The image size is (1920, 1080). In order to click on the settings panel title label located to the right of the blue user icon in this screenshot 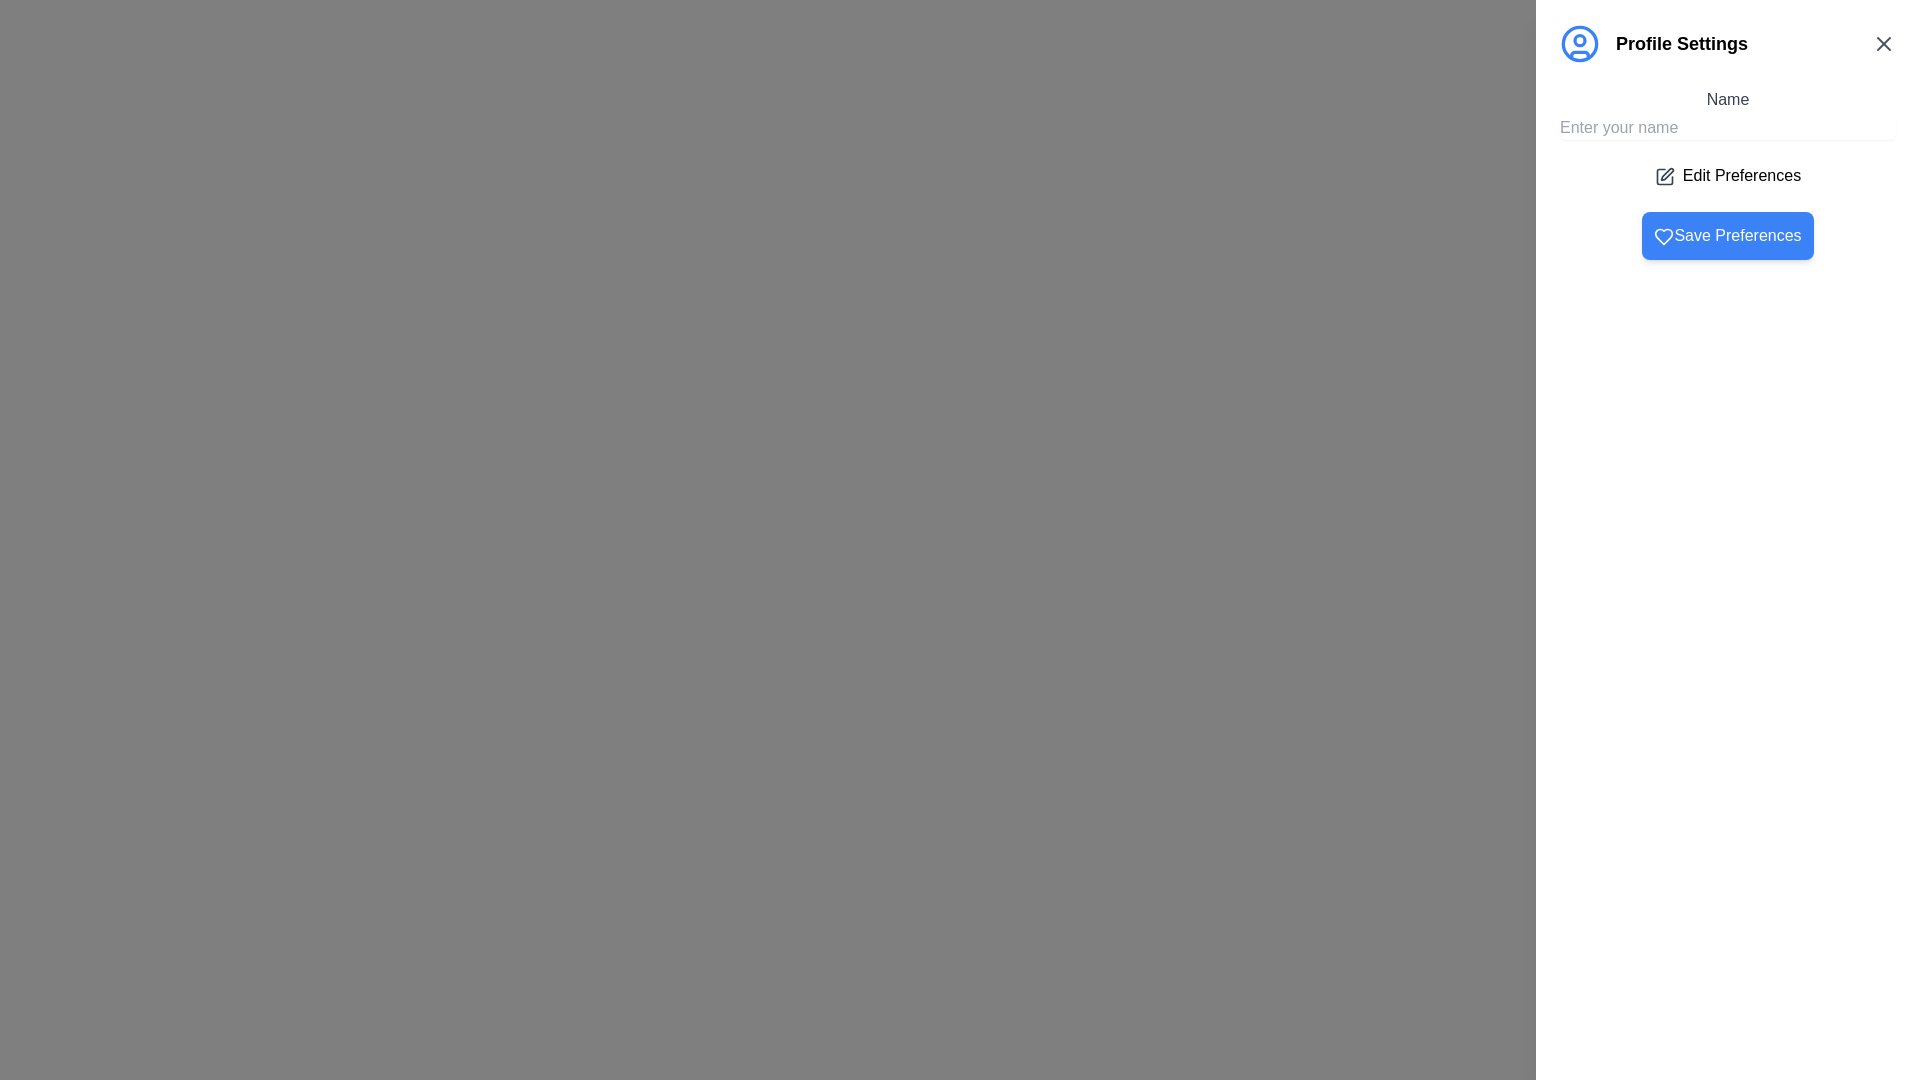, I will do `click(1681, 43)`.